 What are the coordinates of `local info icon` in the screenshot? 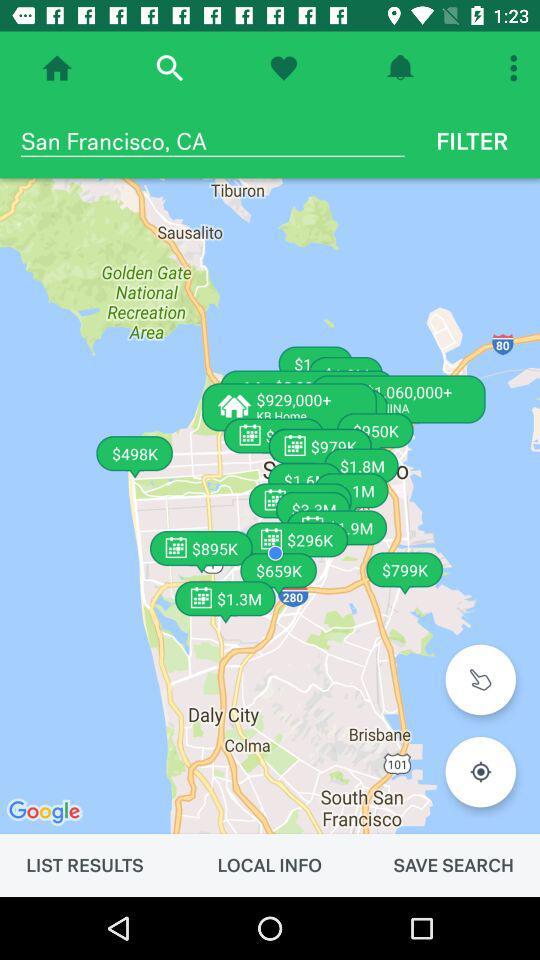 It's located at (269, 864).